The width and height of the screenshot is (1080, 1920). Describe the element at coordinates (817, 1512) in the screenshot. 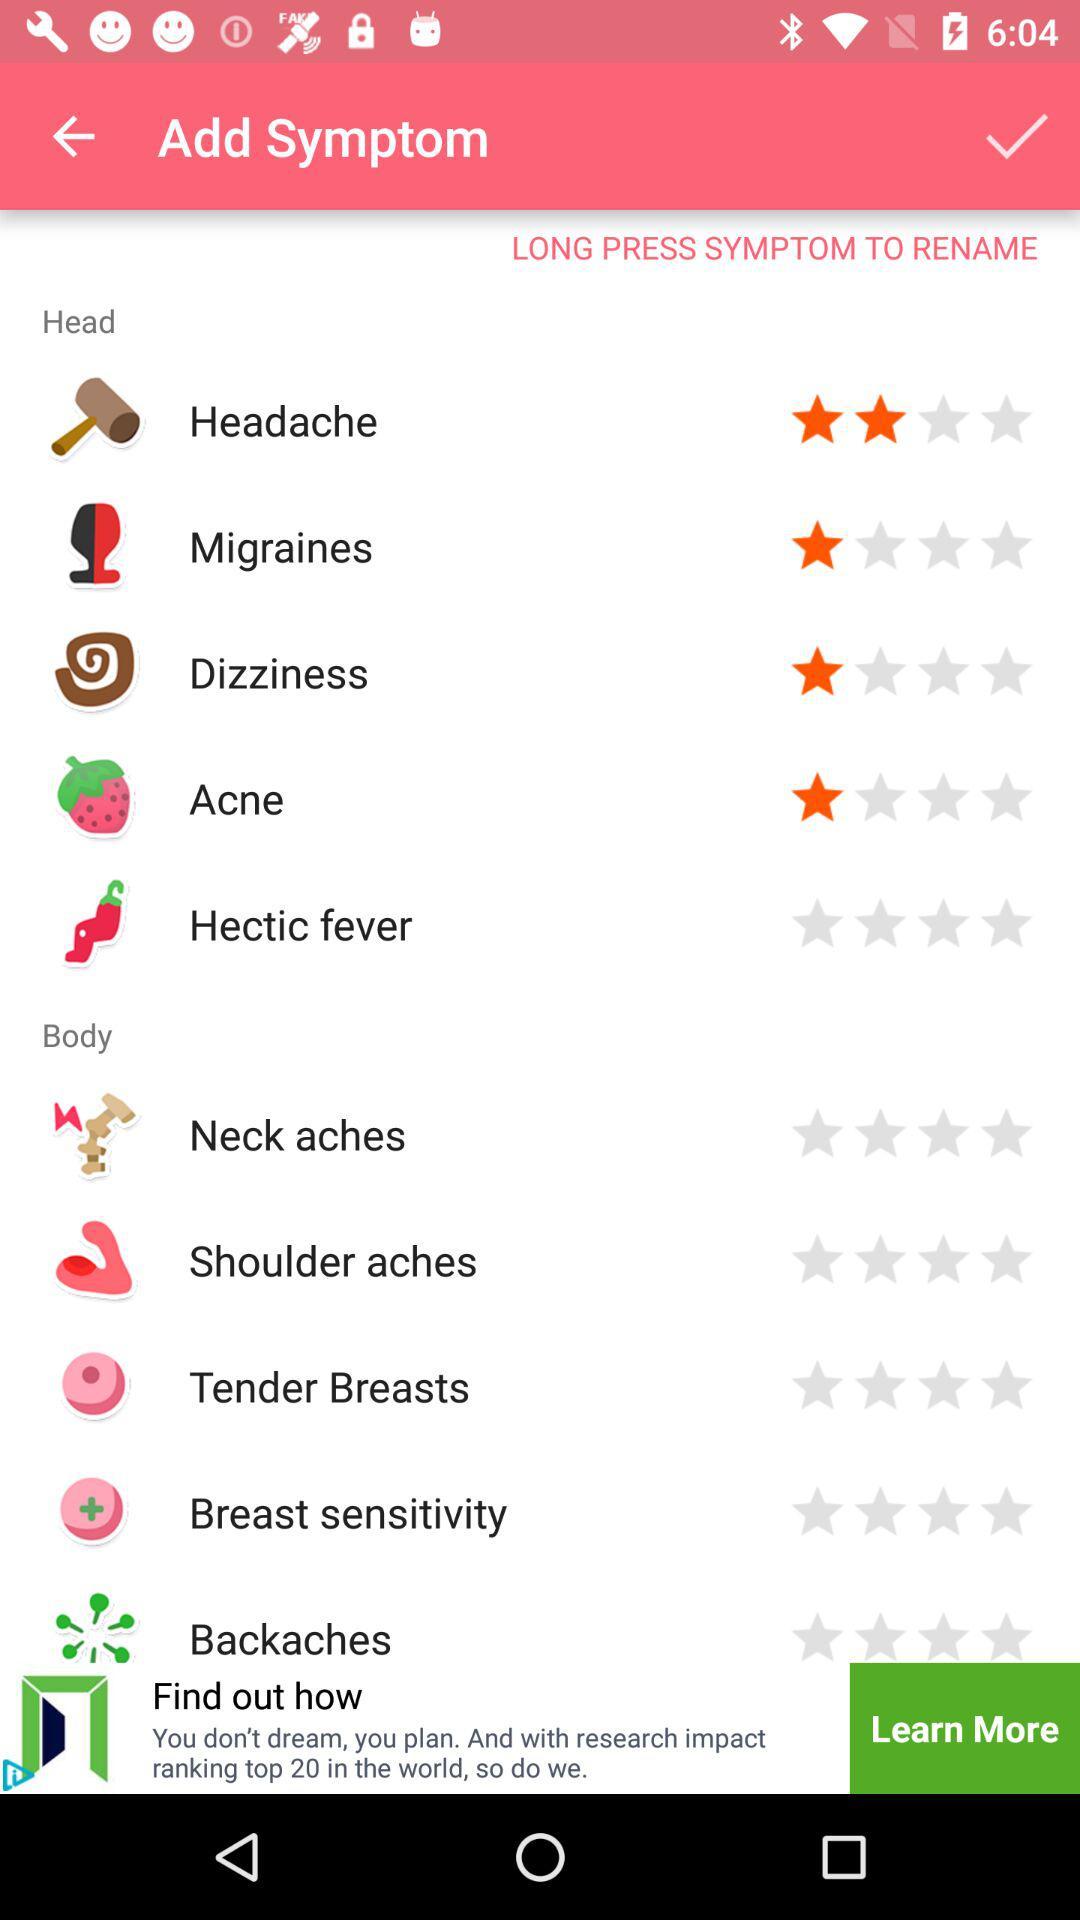

I see `rating for the items specified in the body section` at that location.